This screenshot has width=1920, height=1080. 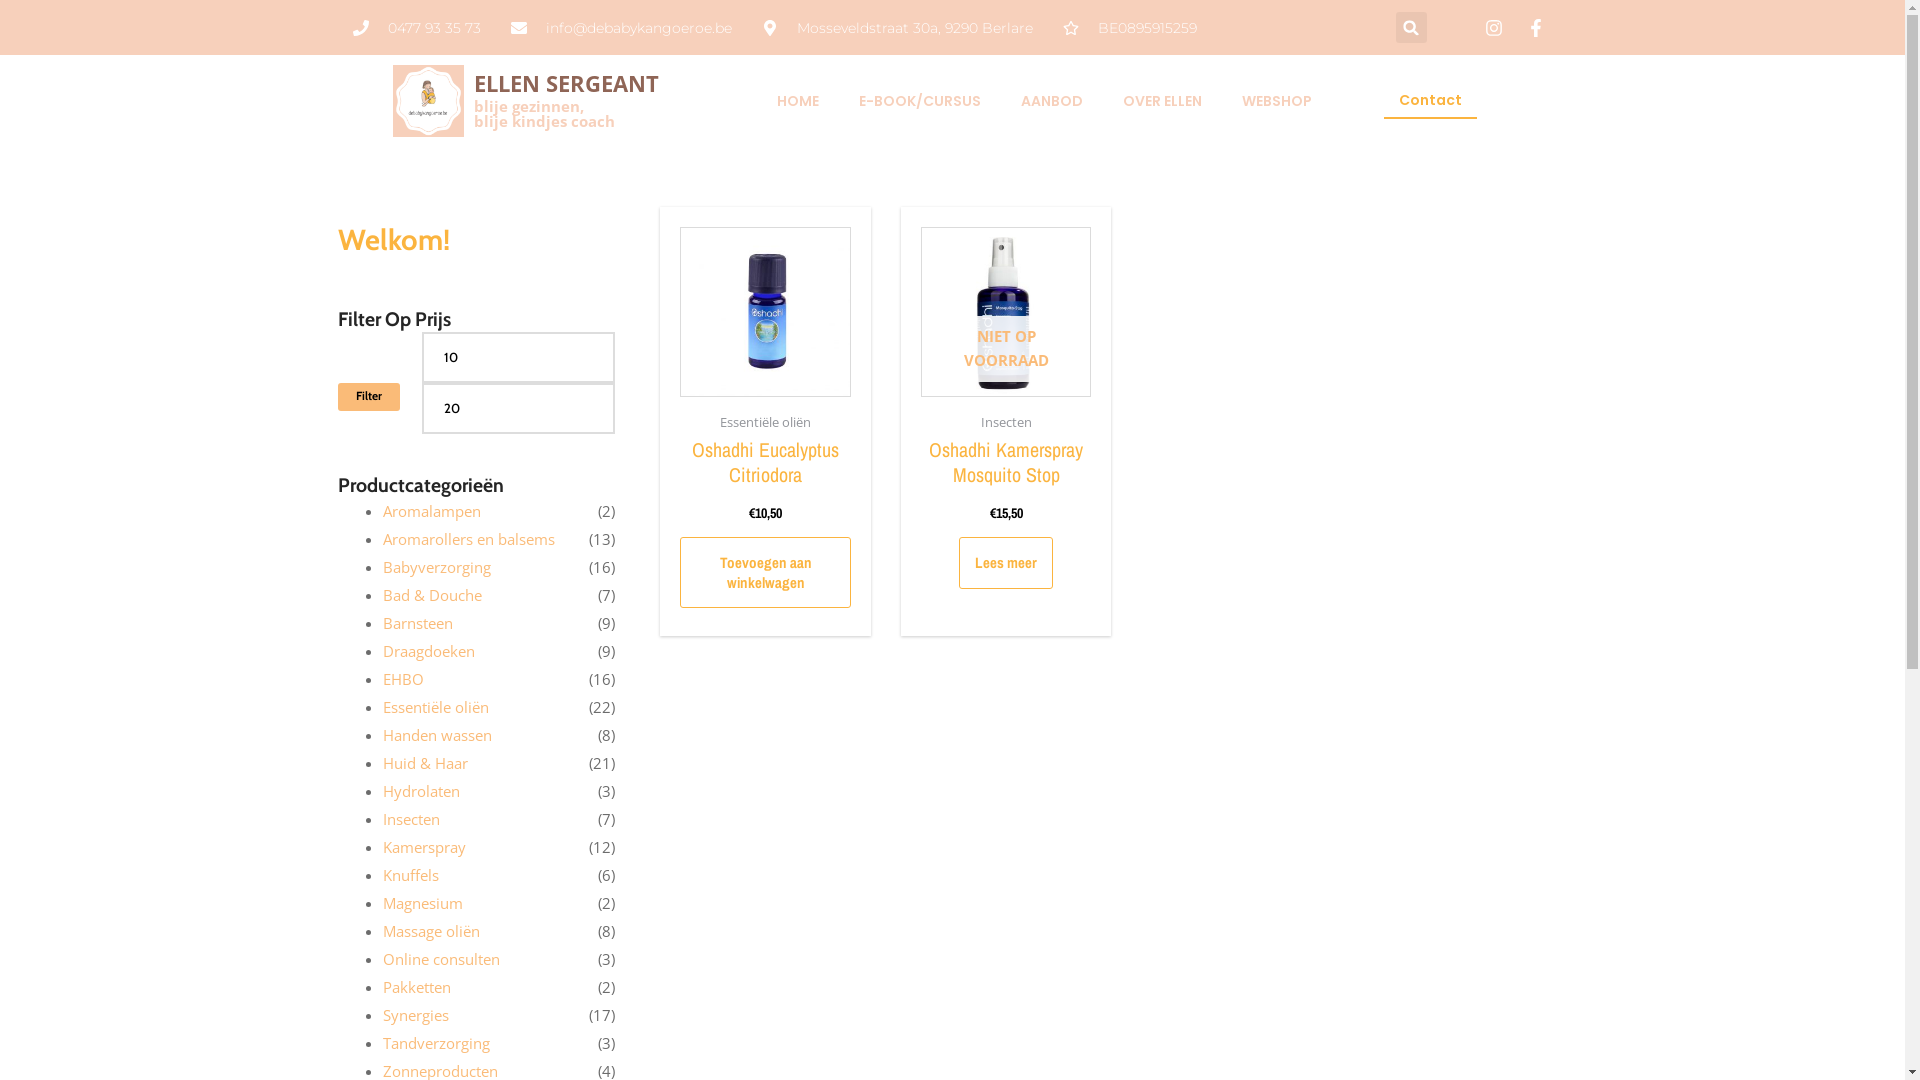 What do you see at coordinates (1006, 563) in the screenshot?
I see `'Lees meer'` at bounding box center [1006, 563].